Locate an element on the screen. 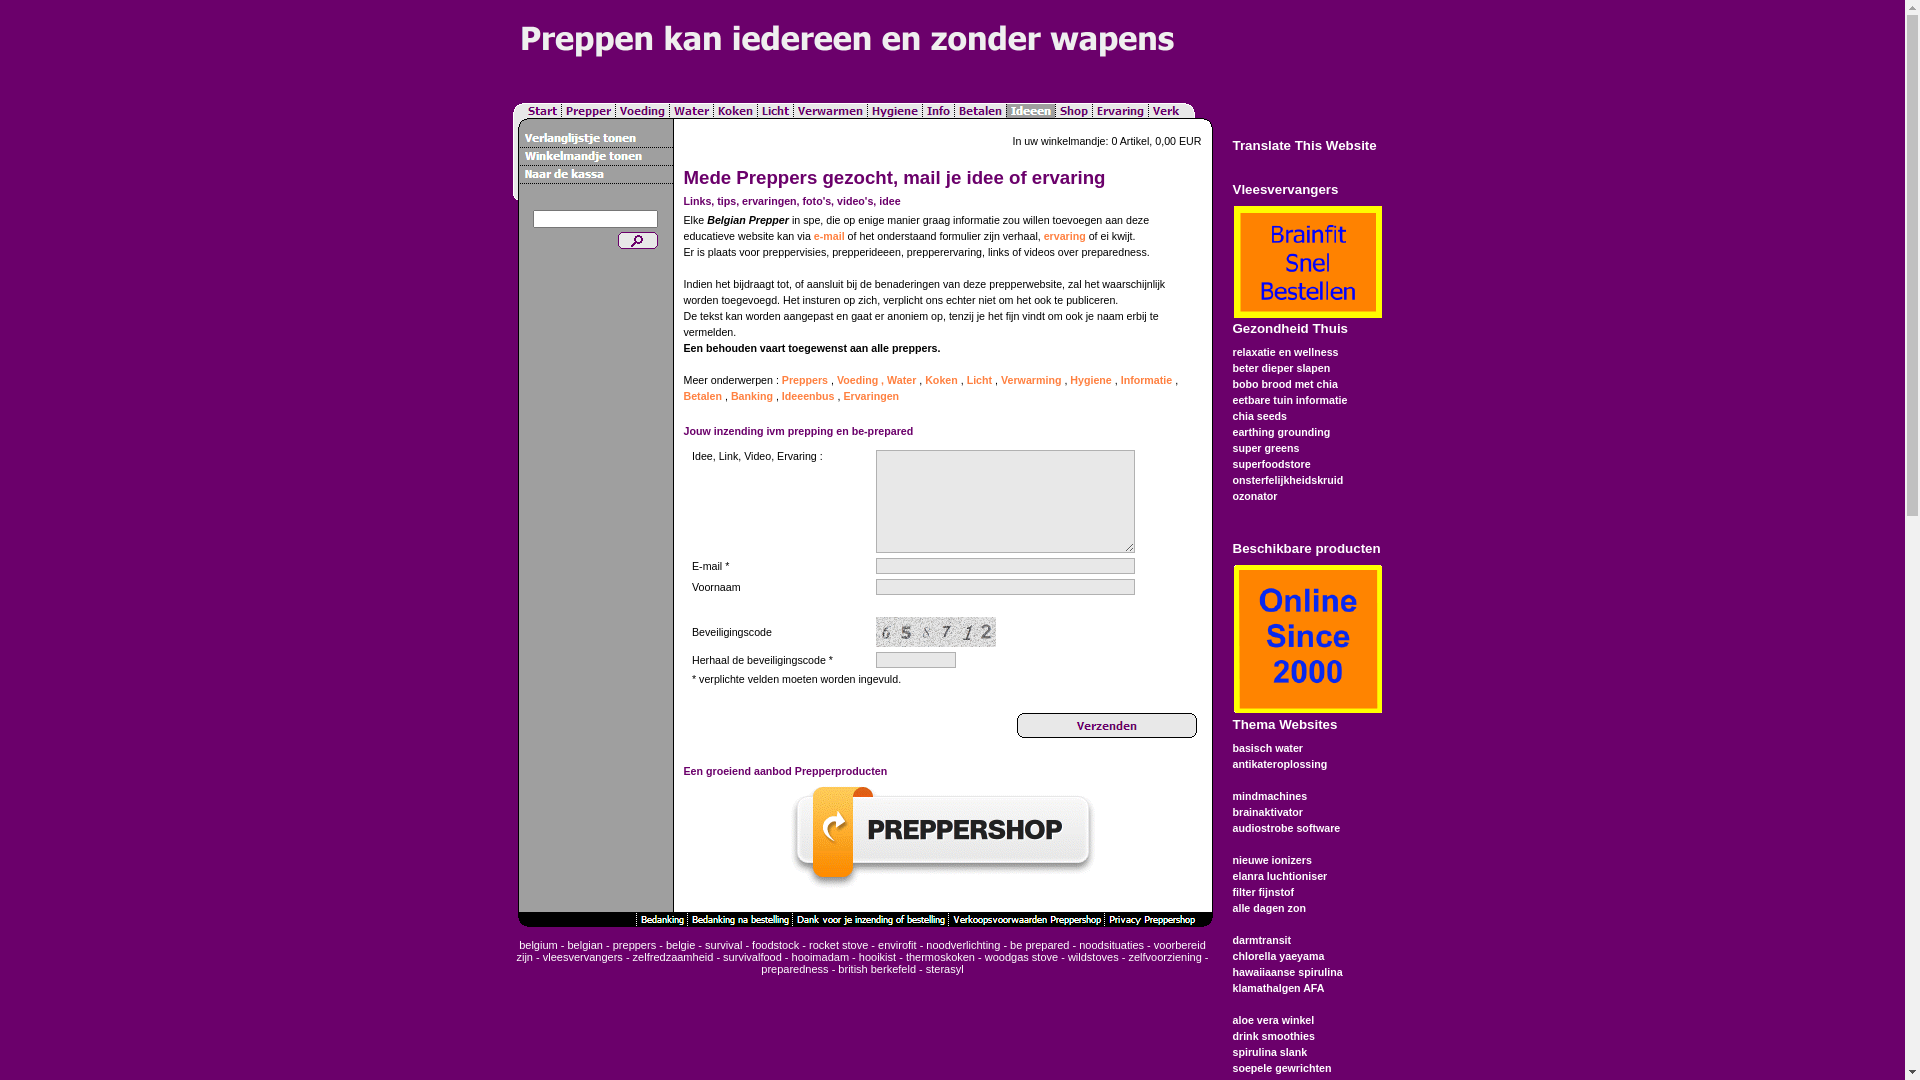 Image resolution: width=1920 pixels, height=1080 pixels. 'spirulina slank' is located at coordinates (1268, 1051).